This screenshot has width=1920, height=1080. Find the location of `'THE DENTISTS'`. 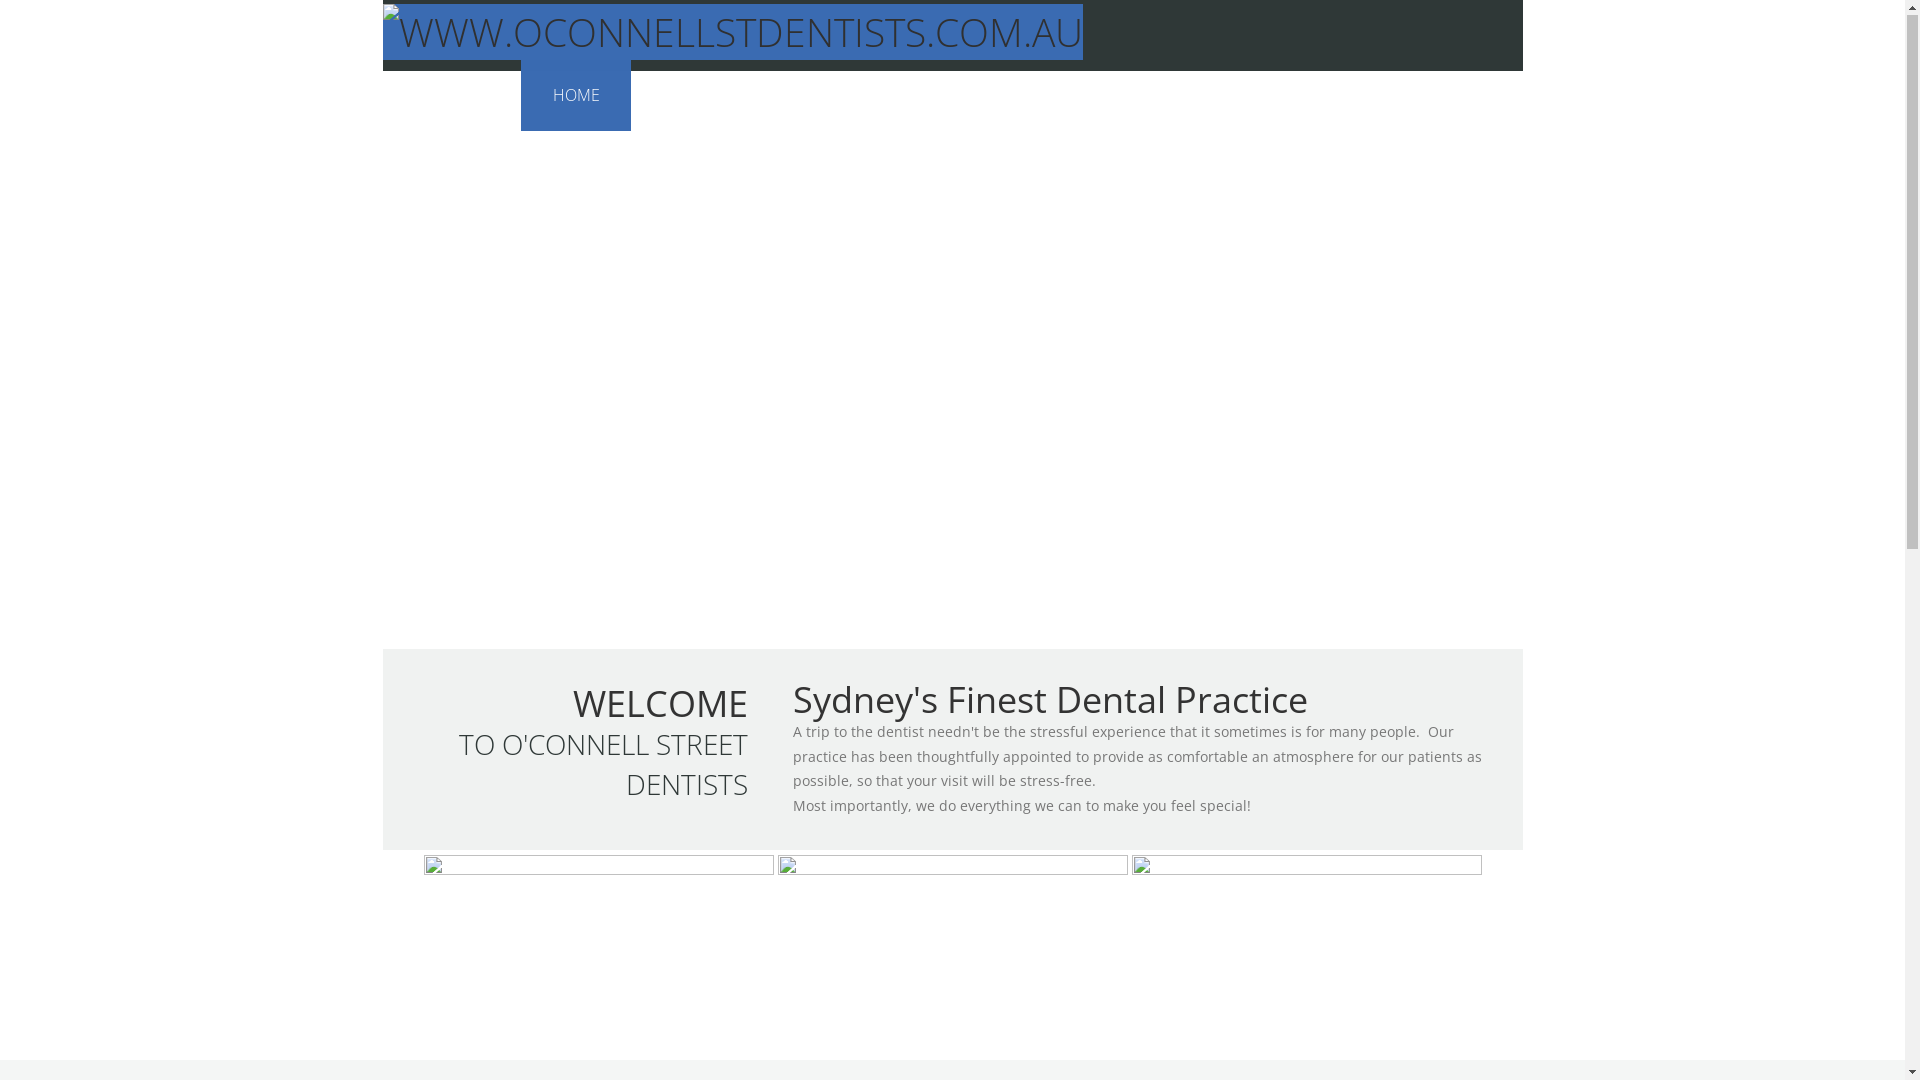

'THE DENTISTS' is located at coordinates (714, 96).